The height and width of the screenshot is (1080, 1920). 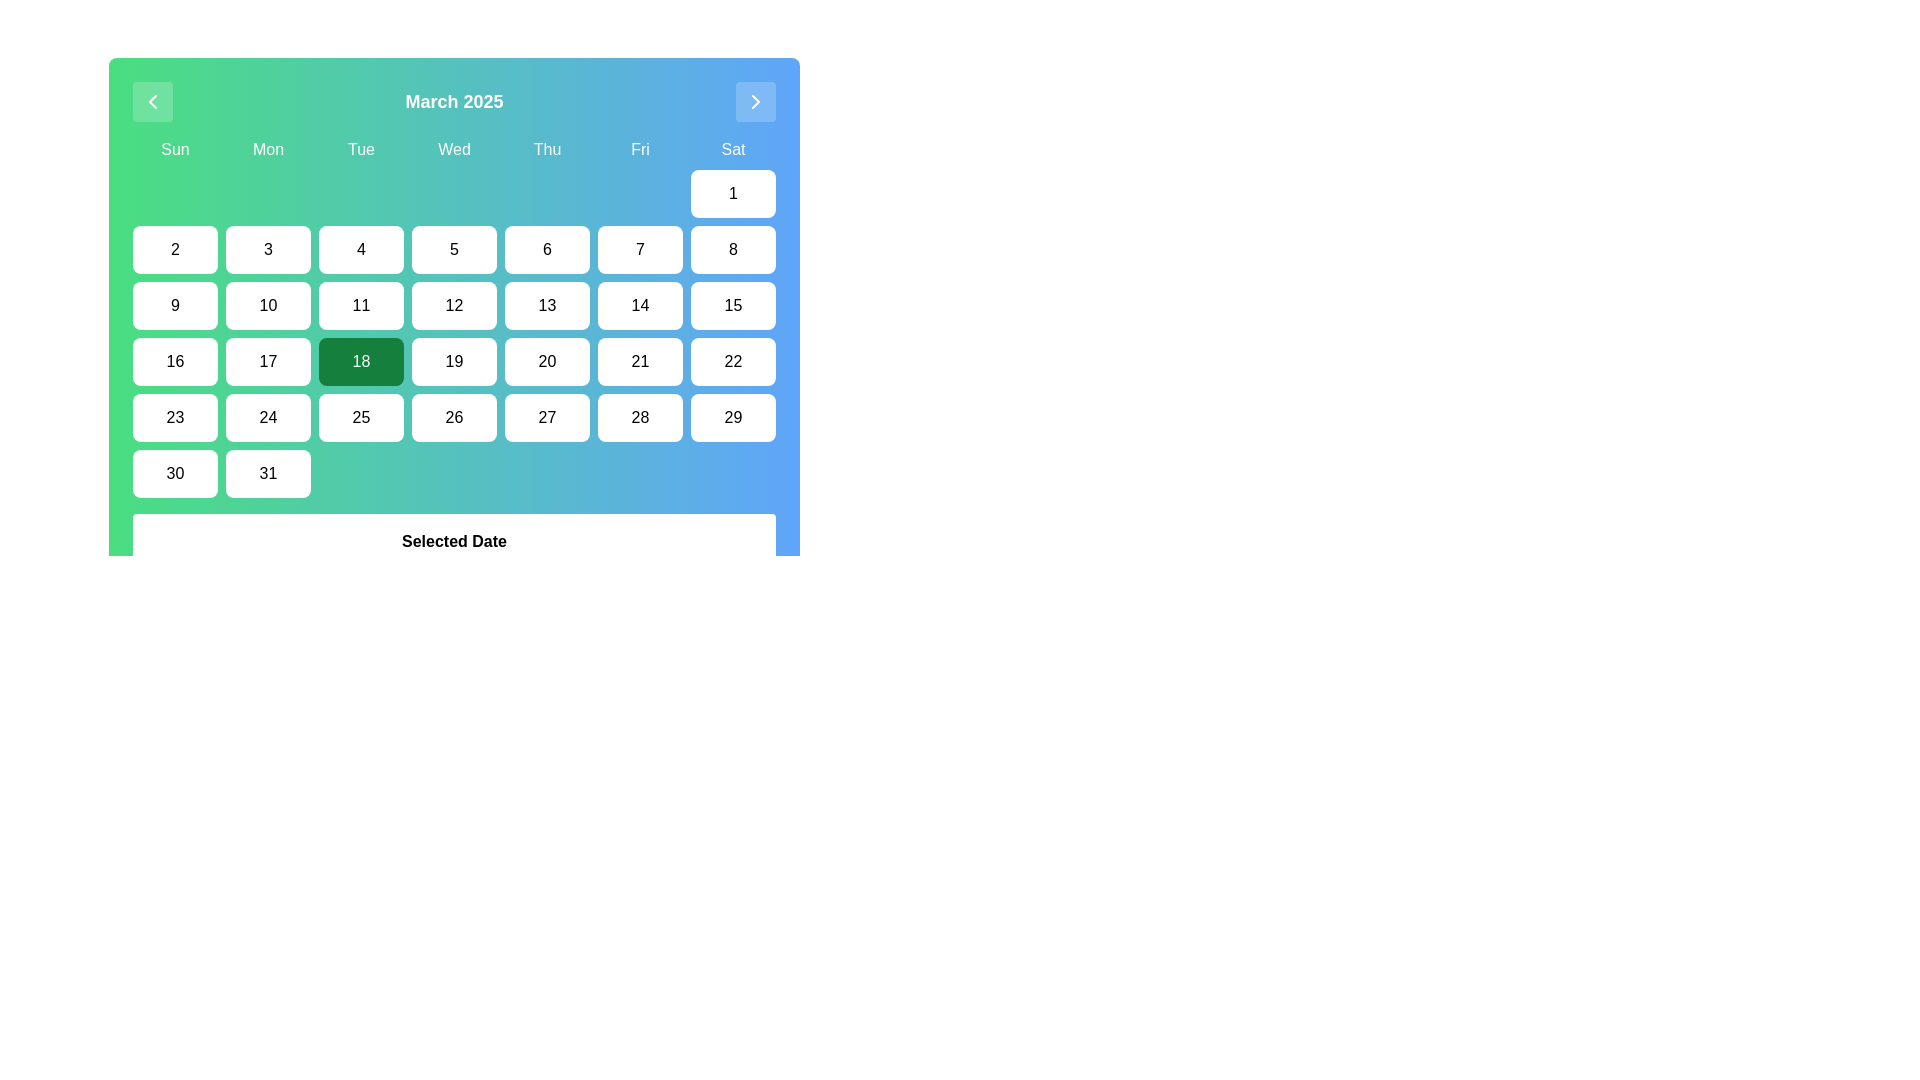 What do you see at coordinates (175, 249) in the screenshot?
I see `the date button labeled '2' which is a rounded rectangle with a white background and black text, located under the 'Sun' header in the calendar grid` at bounding box center [175, 249].